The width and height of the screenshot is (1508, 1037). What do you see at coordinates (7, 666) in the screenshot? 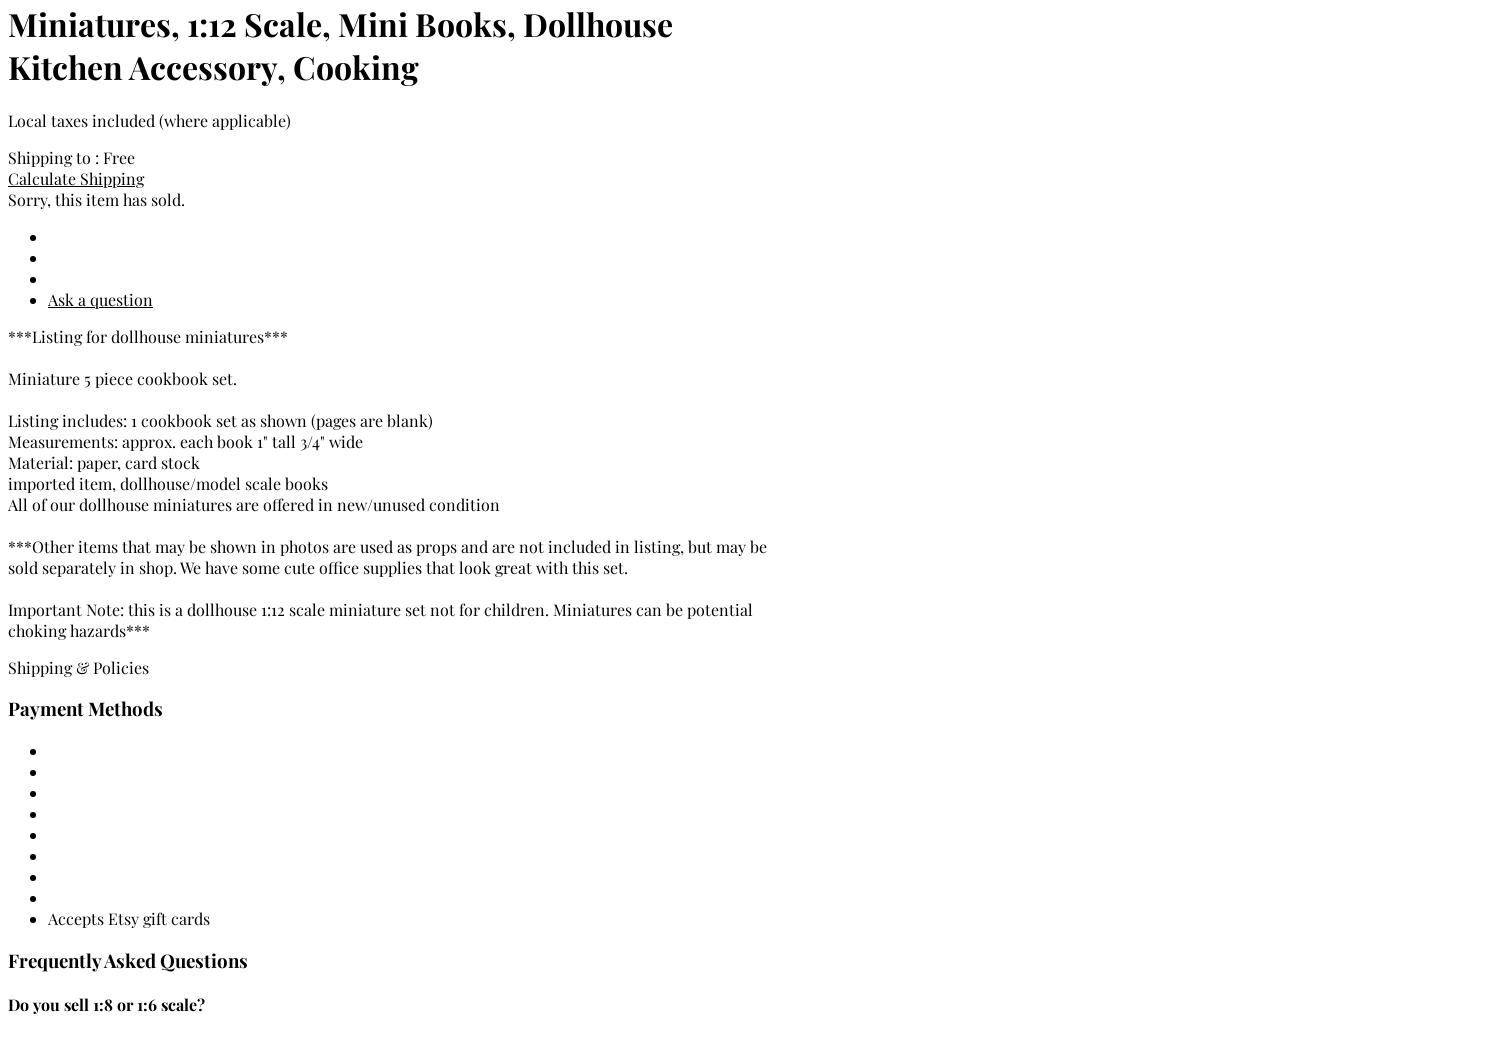
I see `'Shipping & Policies'` at bounding box center [7, 666].